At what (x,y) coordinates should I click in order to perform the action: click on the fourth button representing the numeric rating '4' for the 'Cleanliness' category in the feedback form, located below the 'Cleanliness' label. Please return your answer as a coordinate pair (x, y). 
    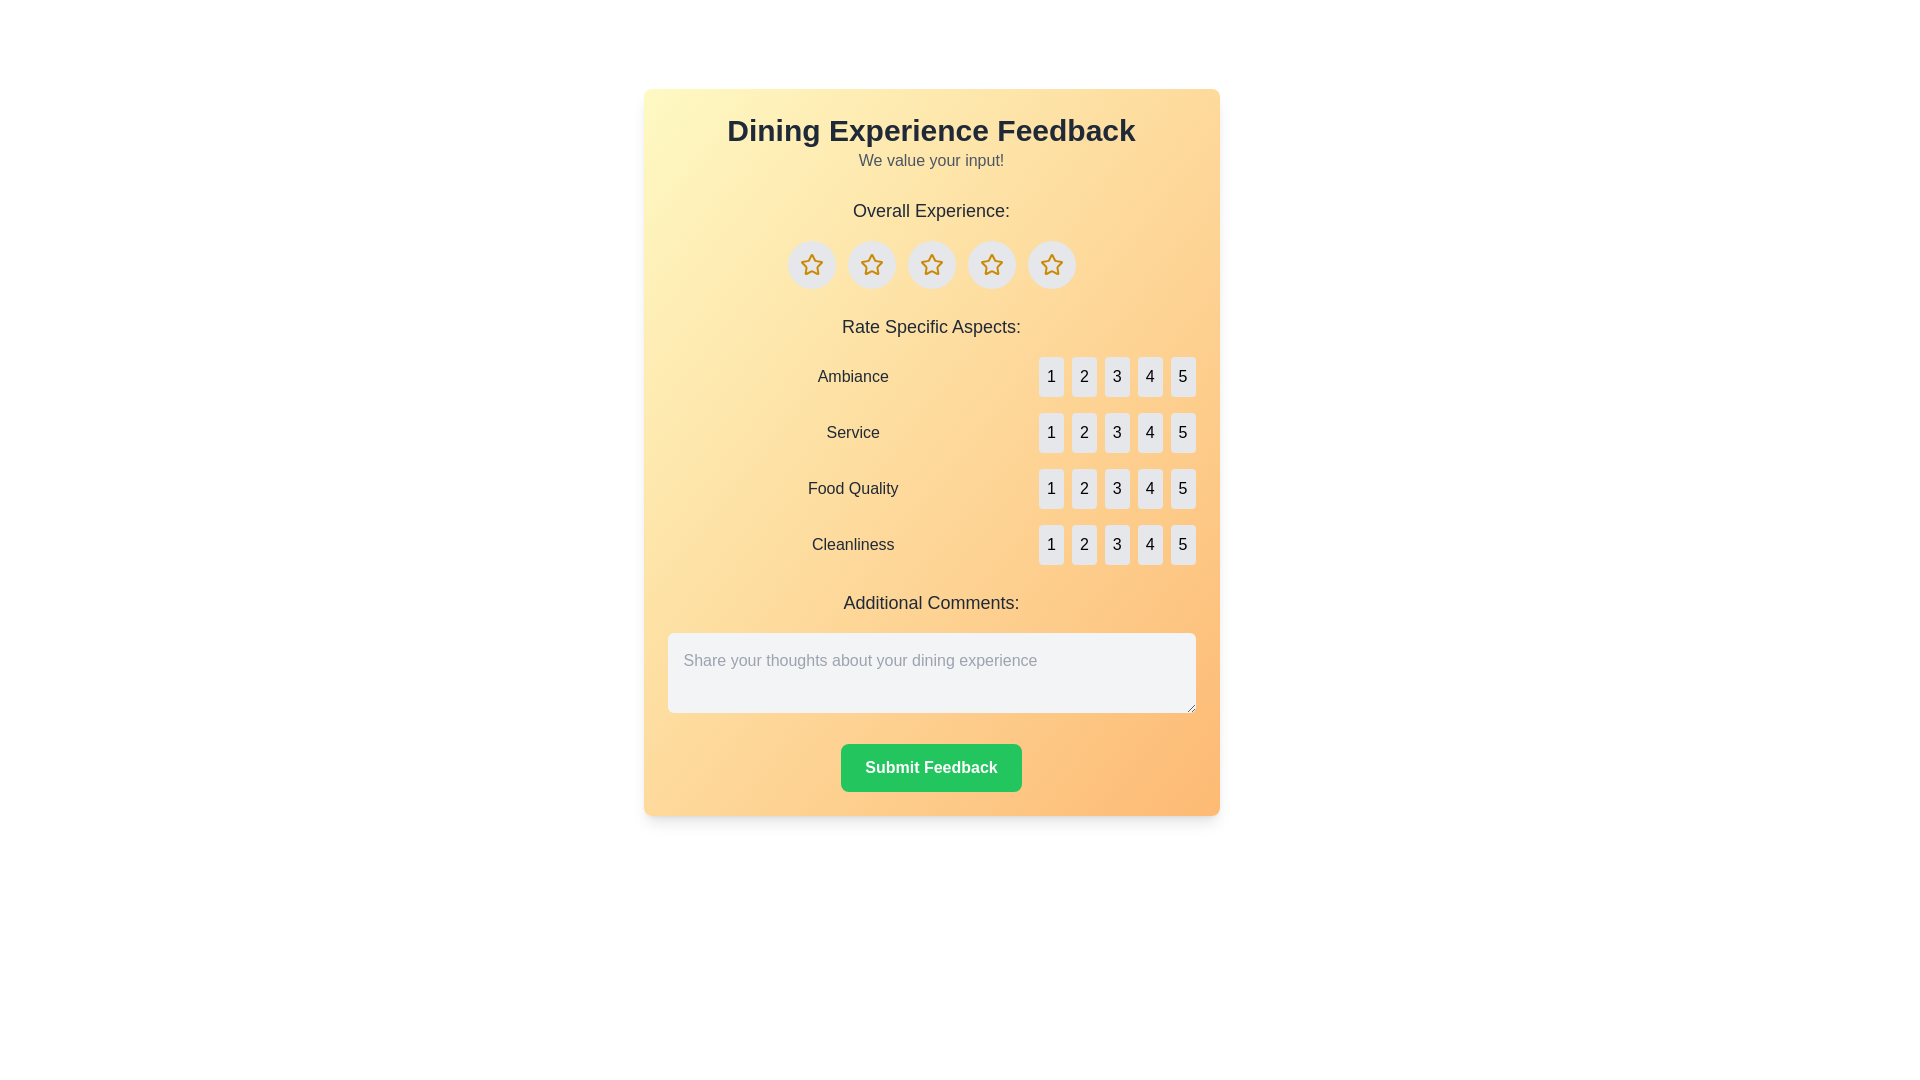
    Looking at the image, I should click on (1150, 544).